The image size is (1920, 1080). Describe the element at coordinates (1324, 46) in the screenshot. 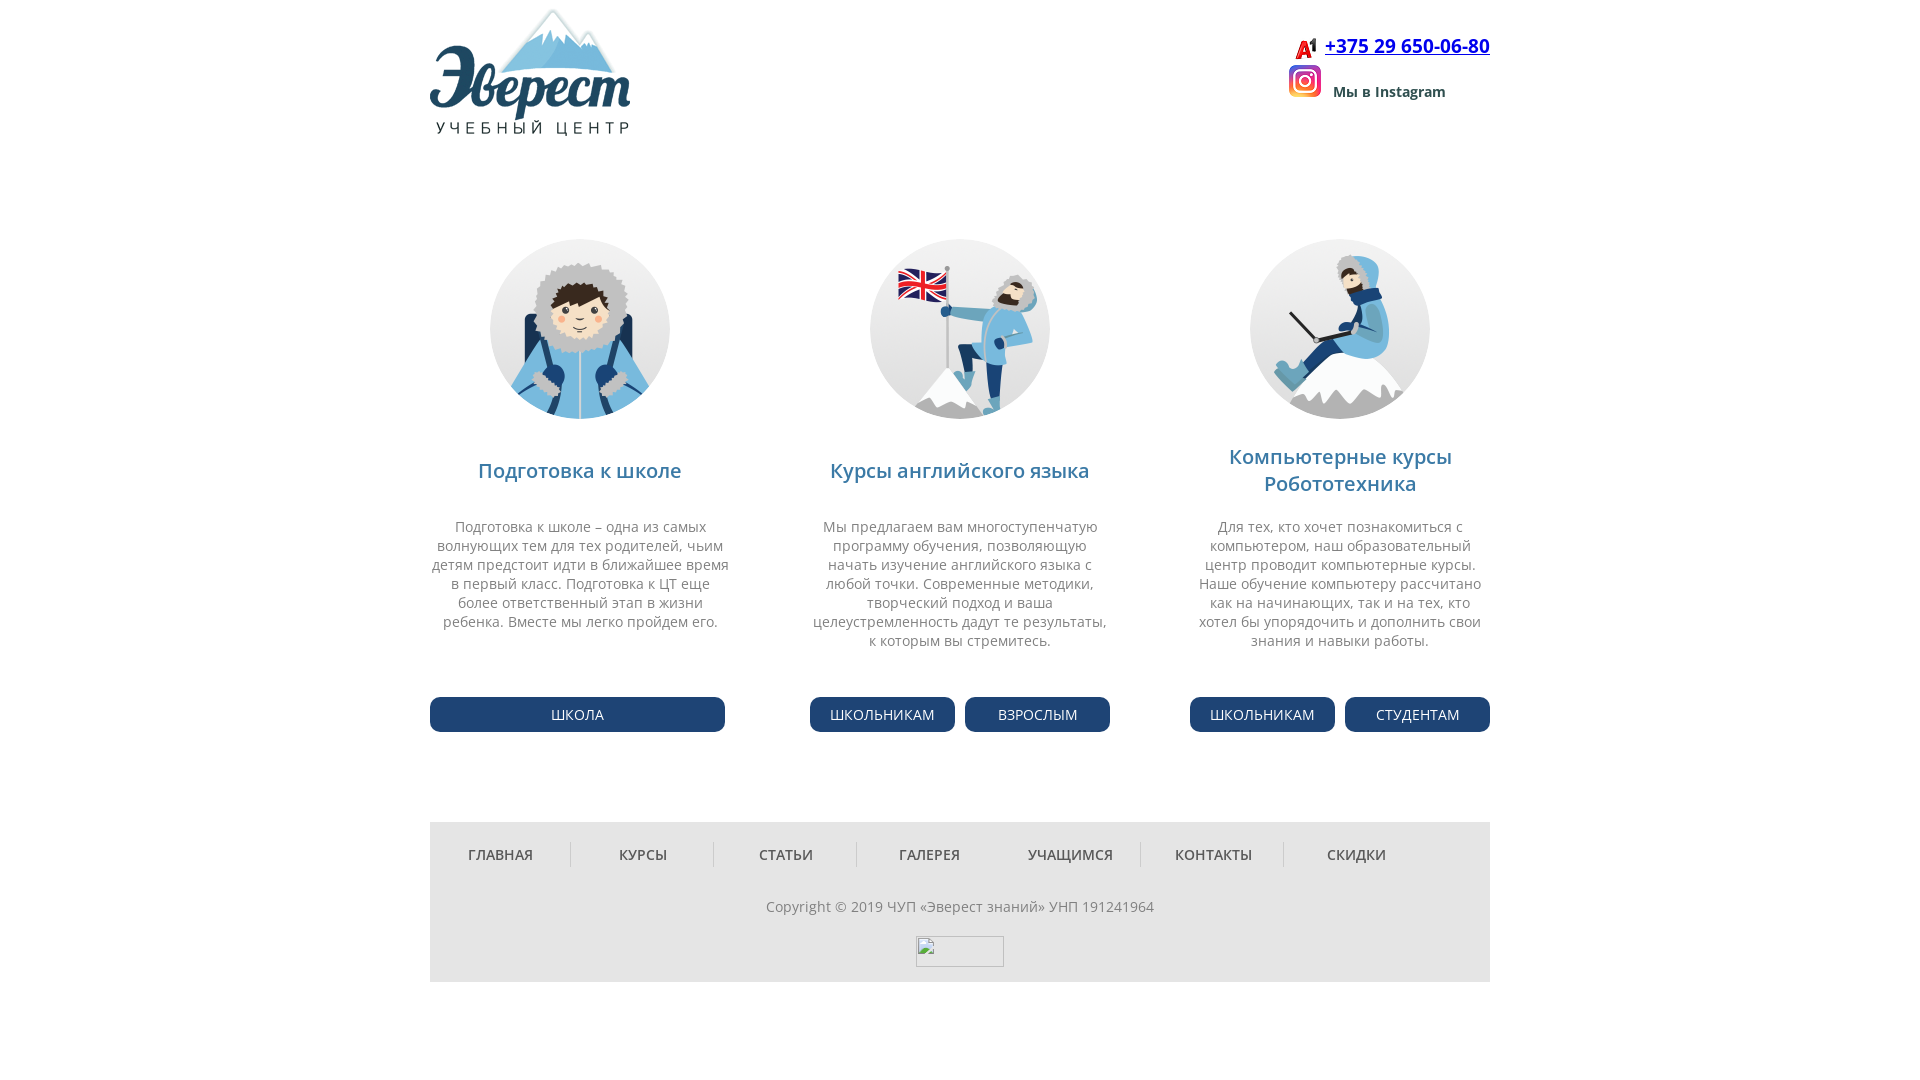

I see `'+375 29 650-06-80'` at that location.